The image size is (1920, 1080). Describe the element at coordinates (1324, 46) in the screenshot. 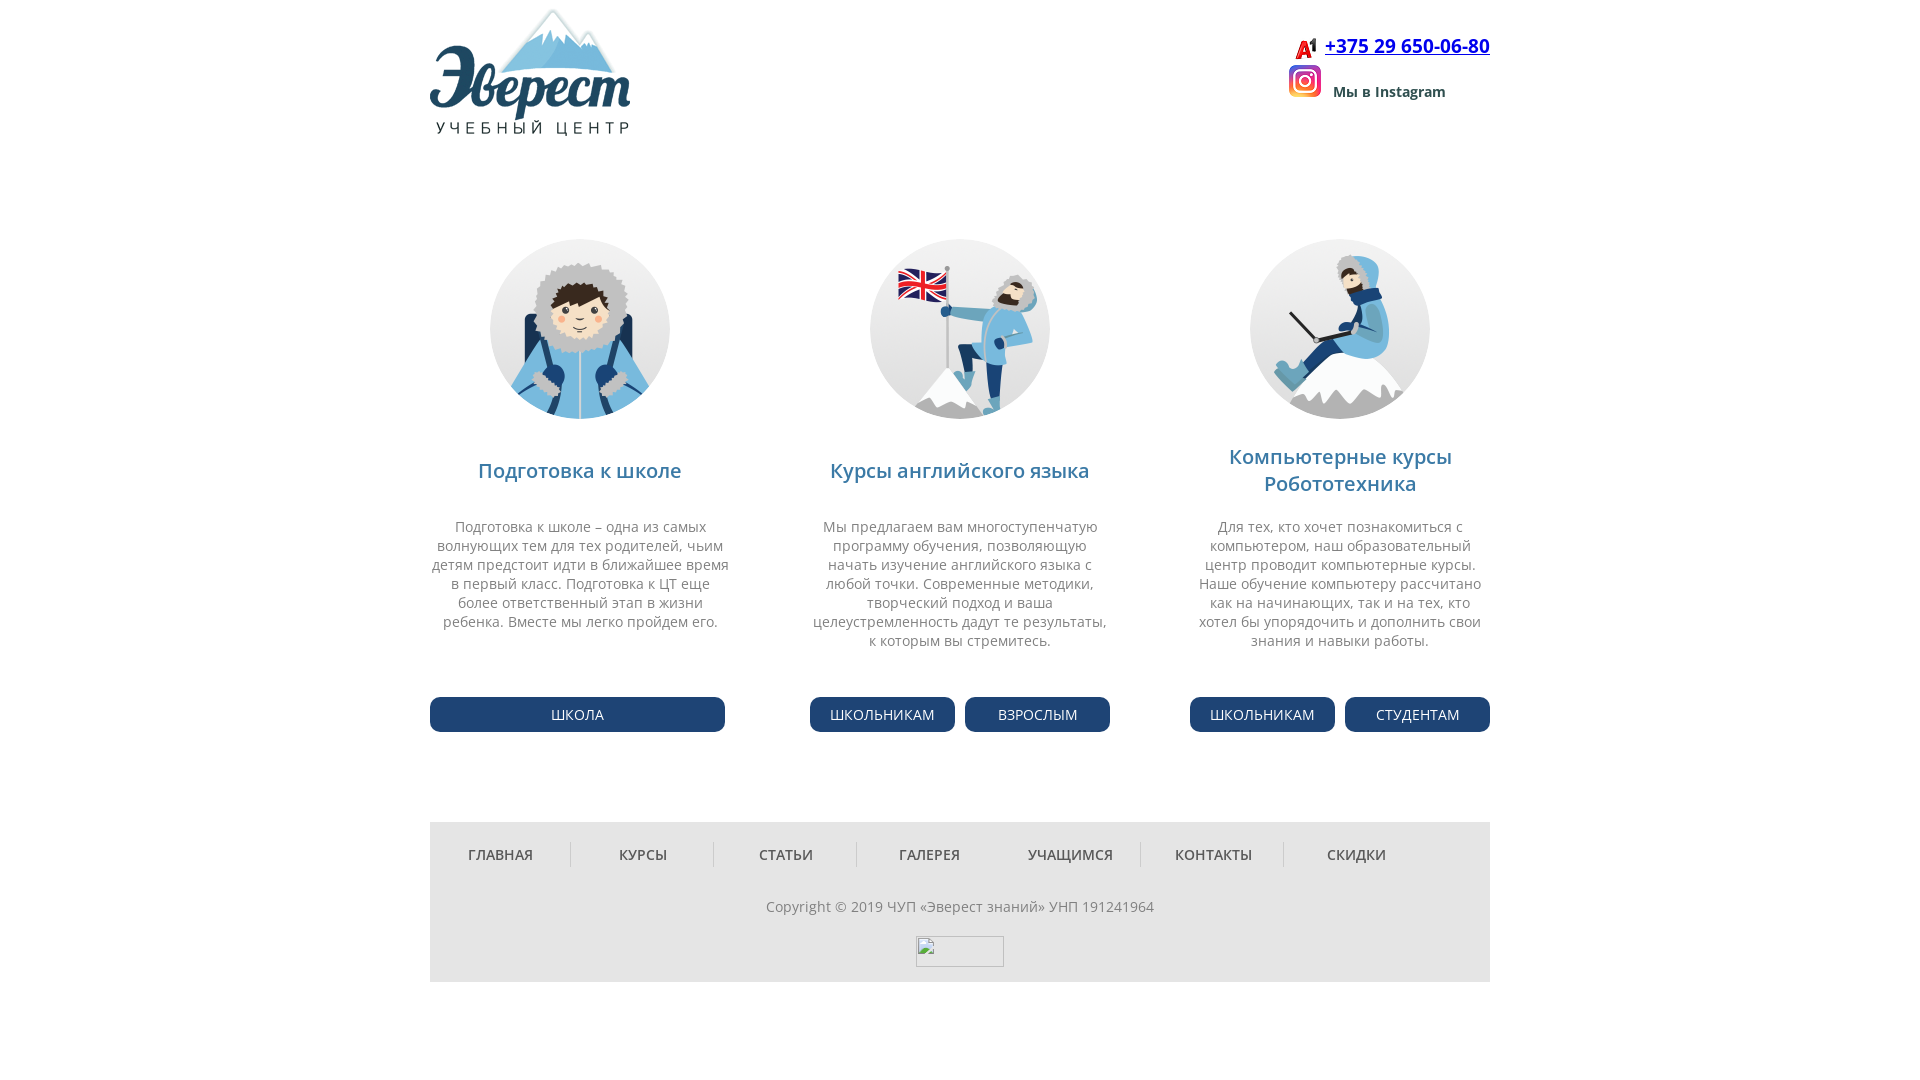

I see `'+375 29 650-06-80'` at that location.